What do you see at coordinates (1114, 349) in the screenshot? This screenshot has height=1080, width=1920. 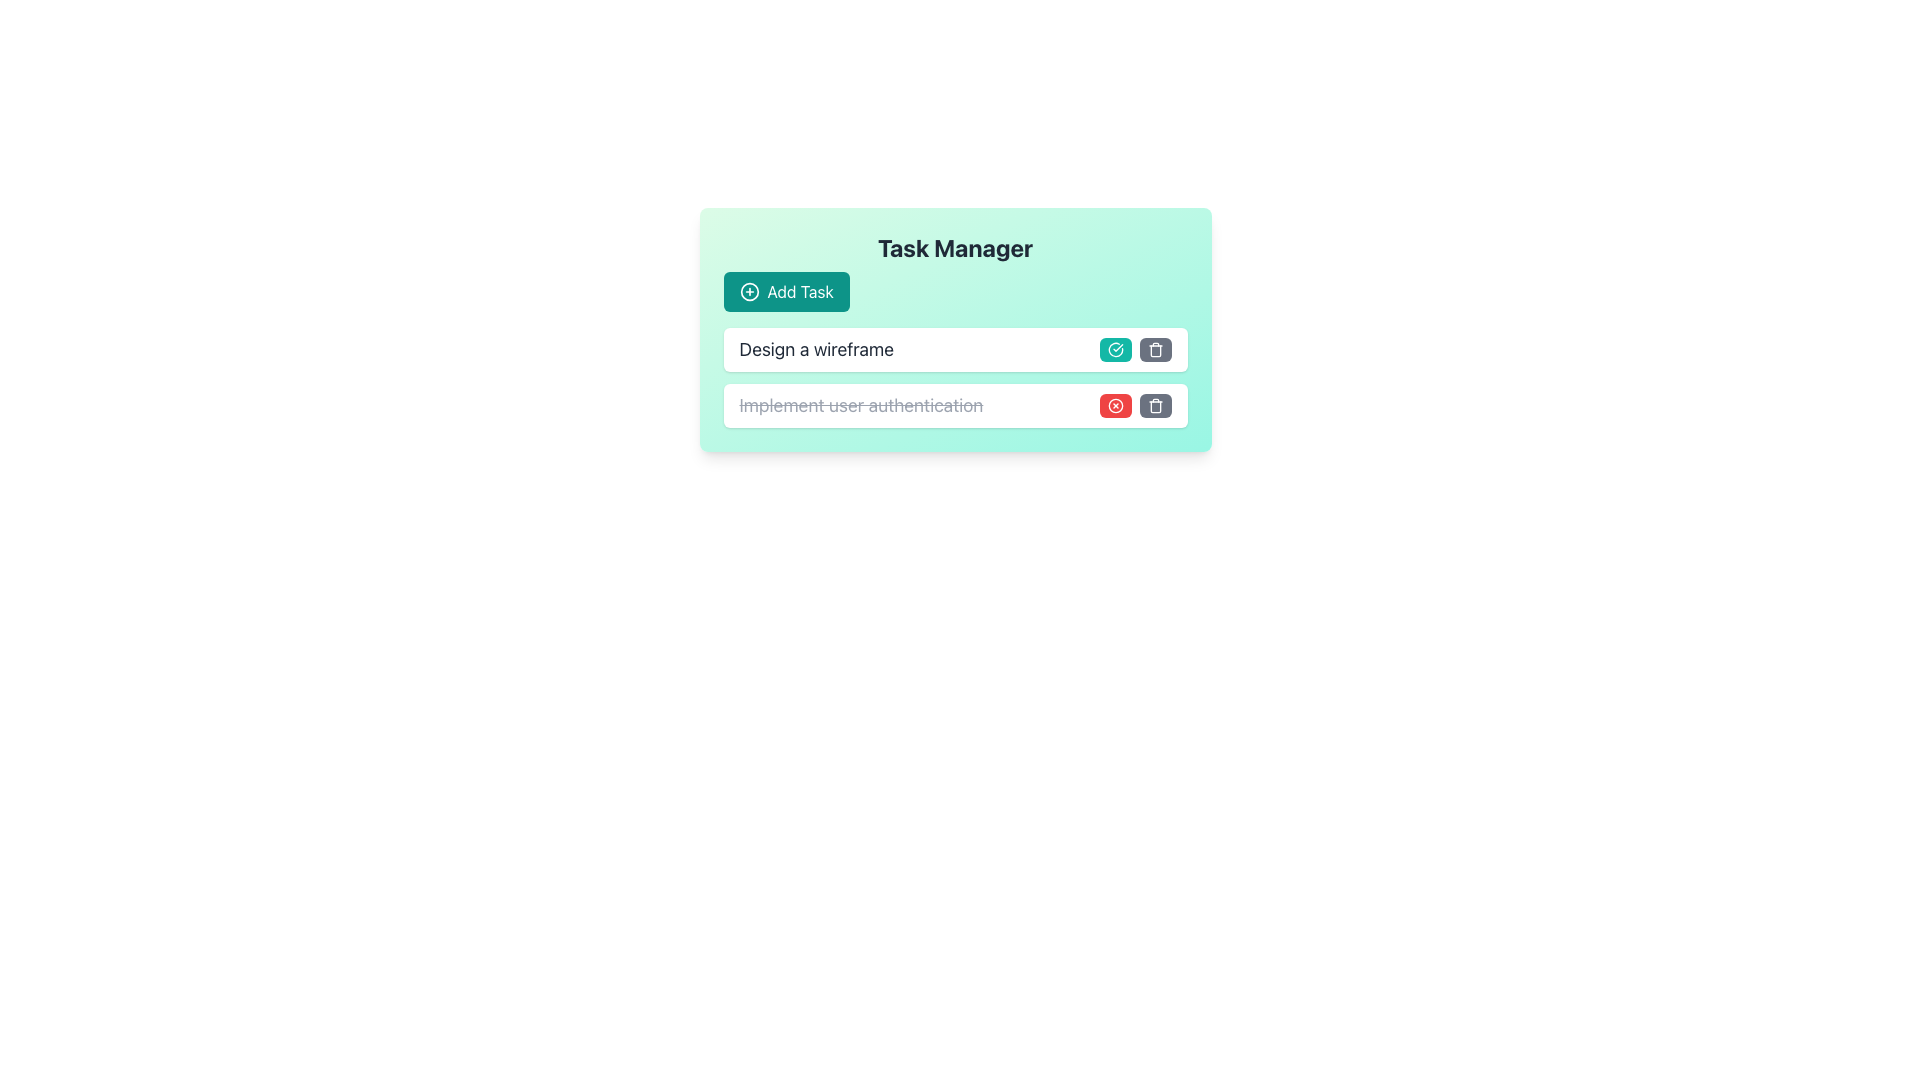 I see `the teal circular button with a checkmark icon, which is the first button in a horizontal group located next to the 'Design a wireframe' text input` at bounding box center [1114, 349].